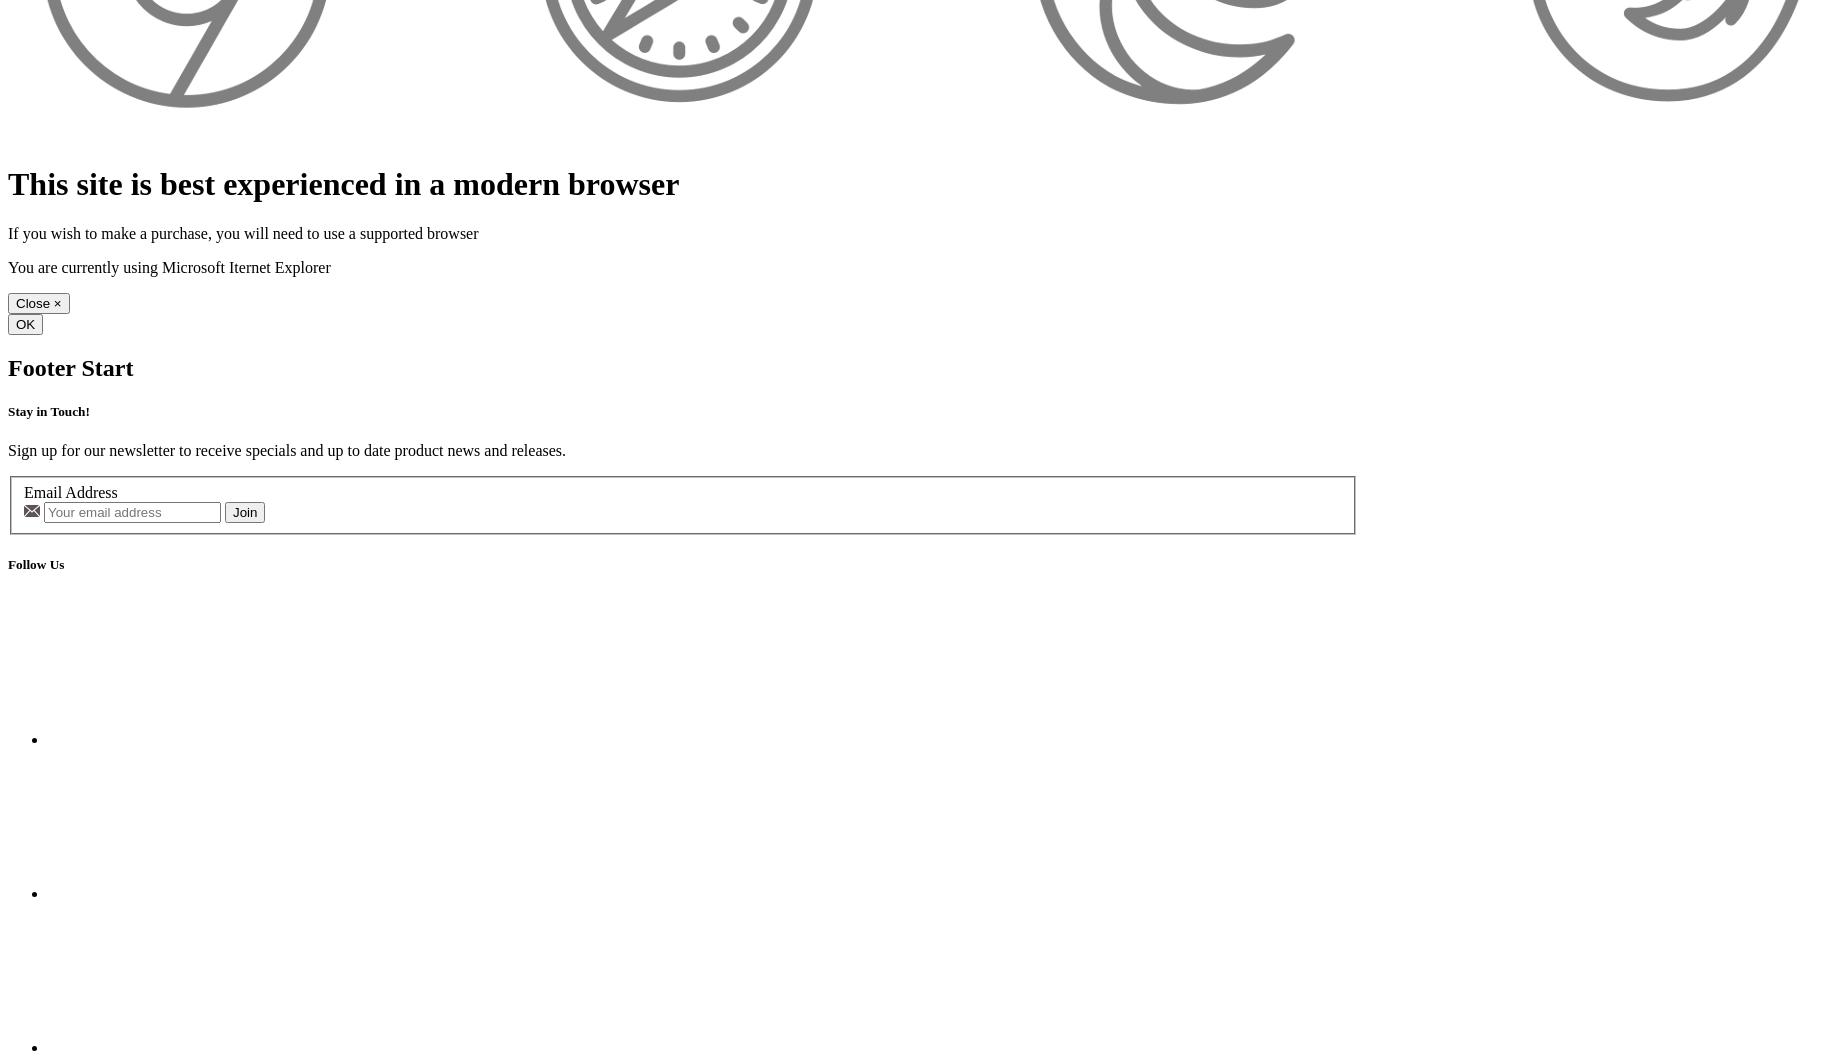 The image size is (1846, 1057). Describe the element at coordinates (25, 323) in the screenshot. I see `'OK'` at that location.